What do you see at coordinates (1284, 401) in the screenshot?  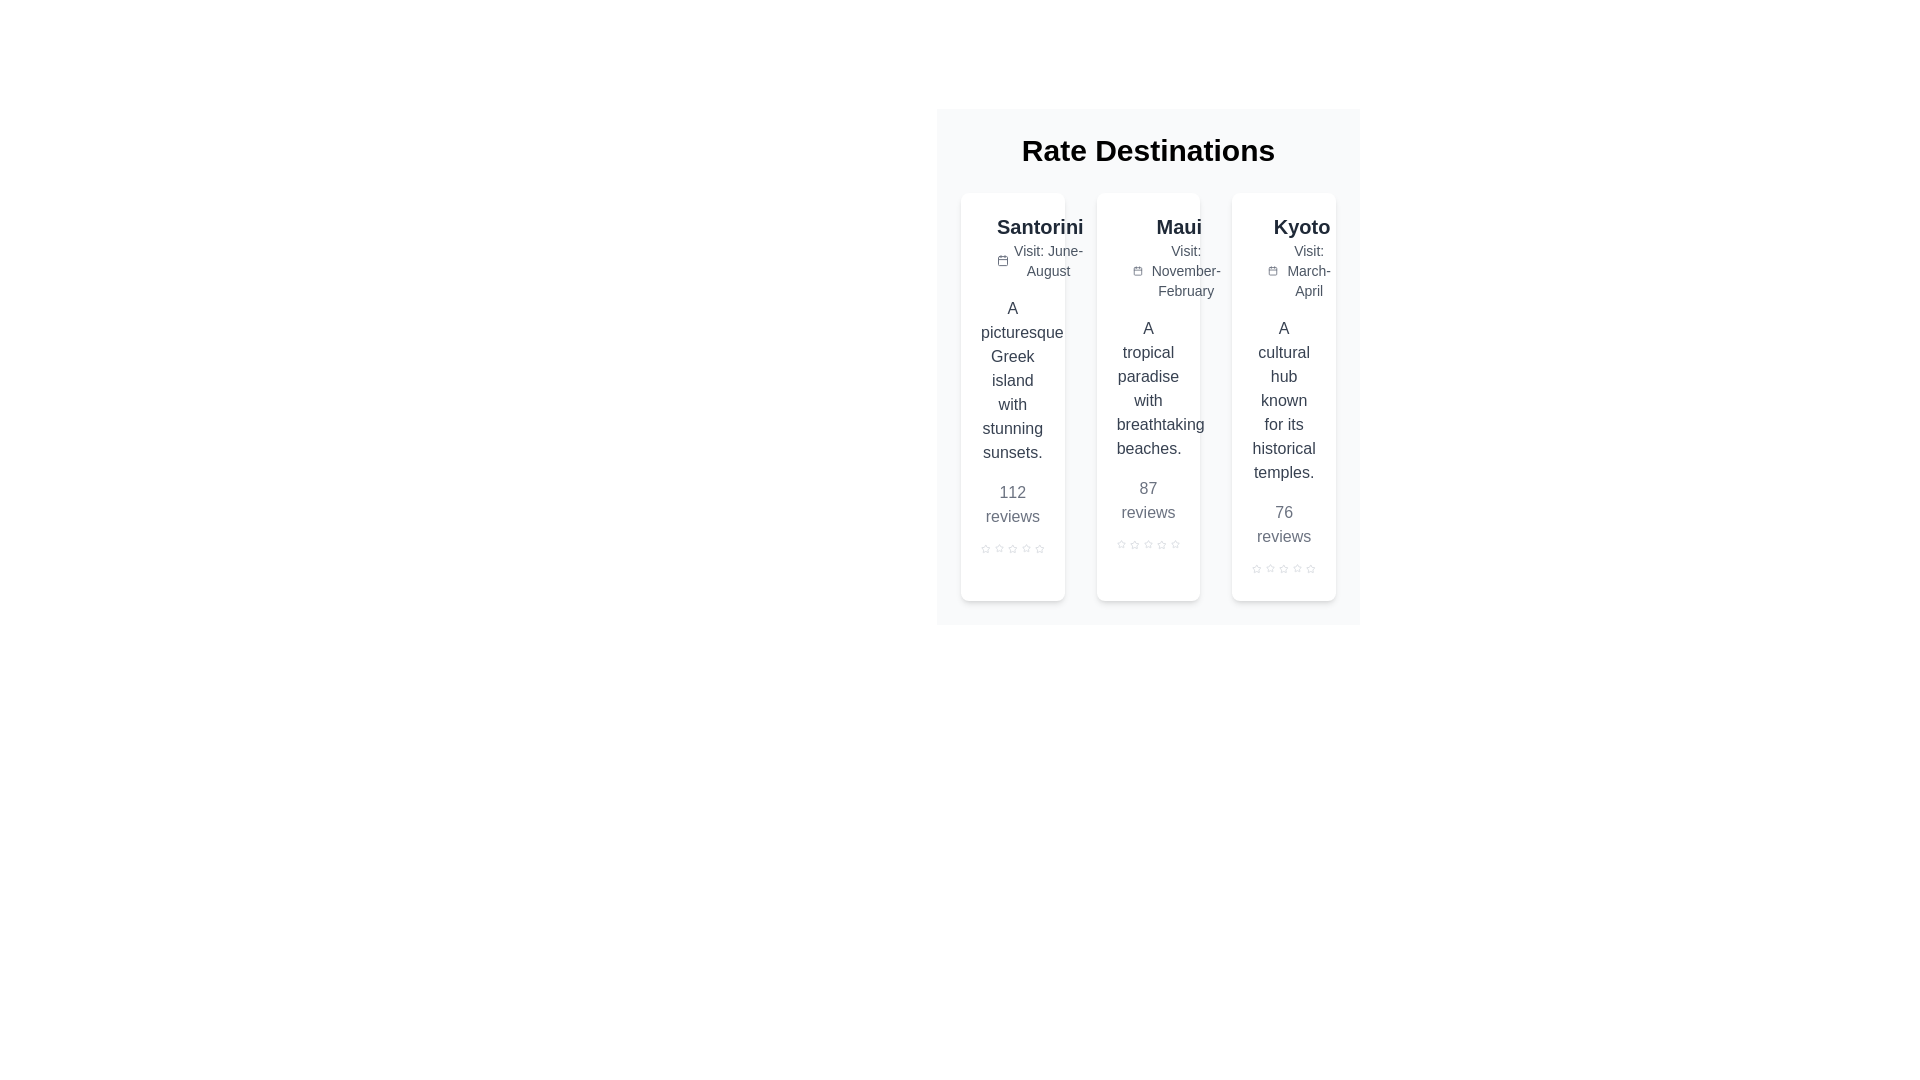 I see `the static text displaying 'A cultural hub known for its historical temples.' which is the third textual description in the vertical list about destinations within the 'Kyoto' card` at bounding box center [1284, 401].